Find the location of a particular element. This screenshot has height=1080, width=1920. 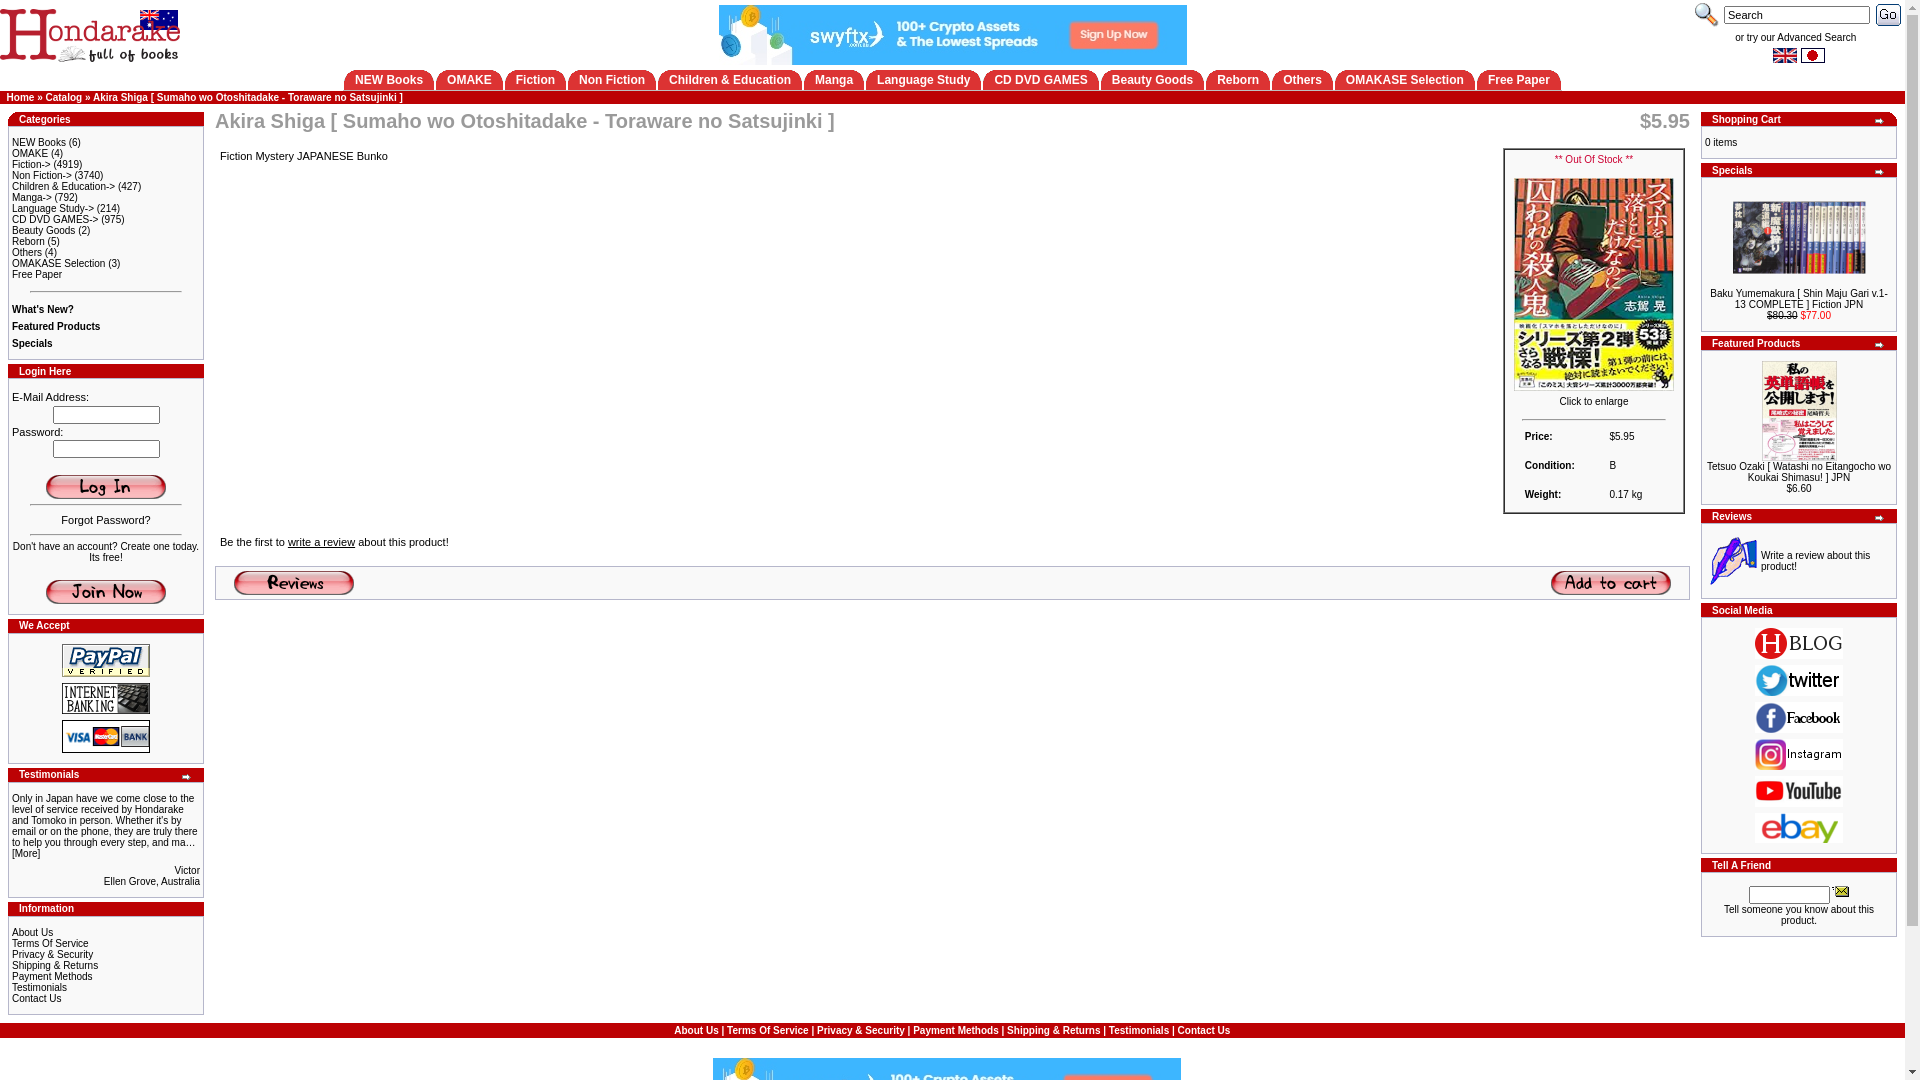

'or try our Advanced Search' is located at coordinates (1733, 37).